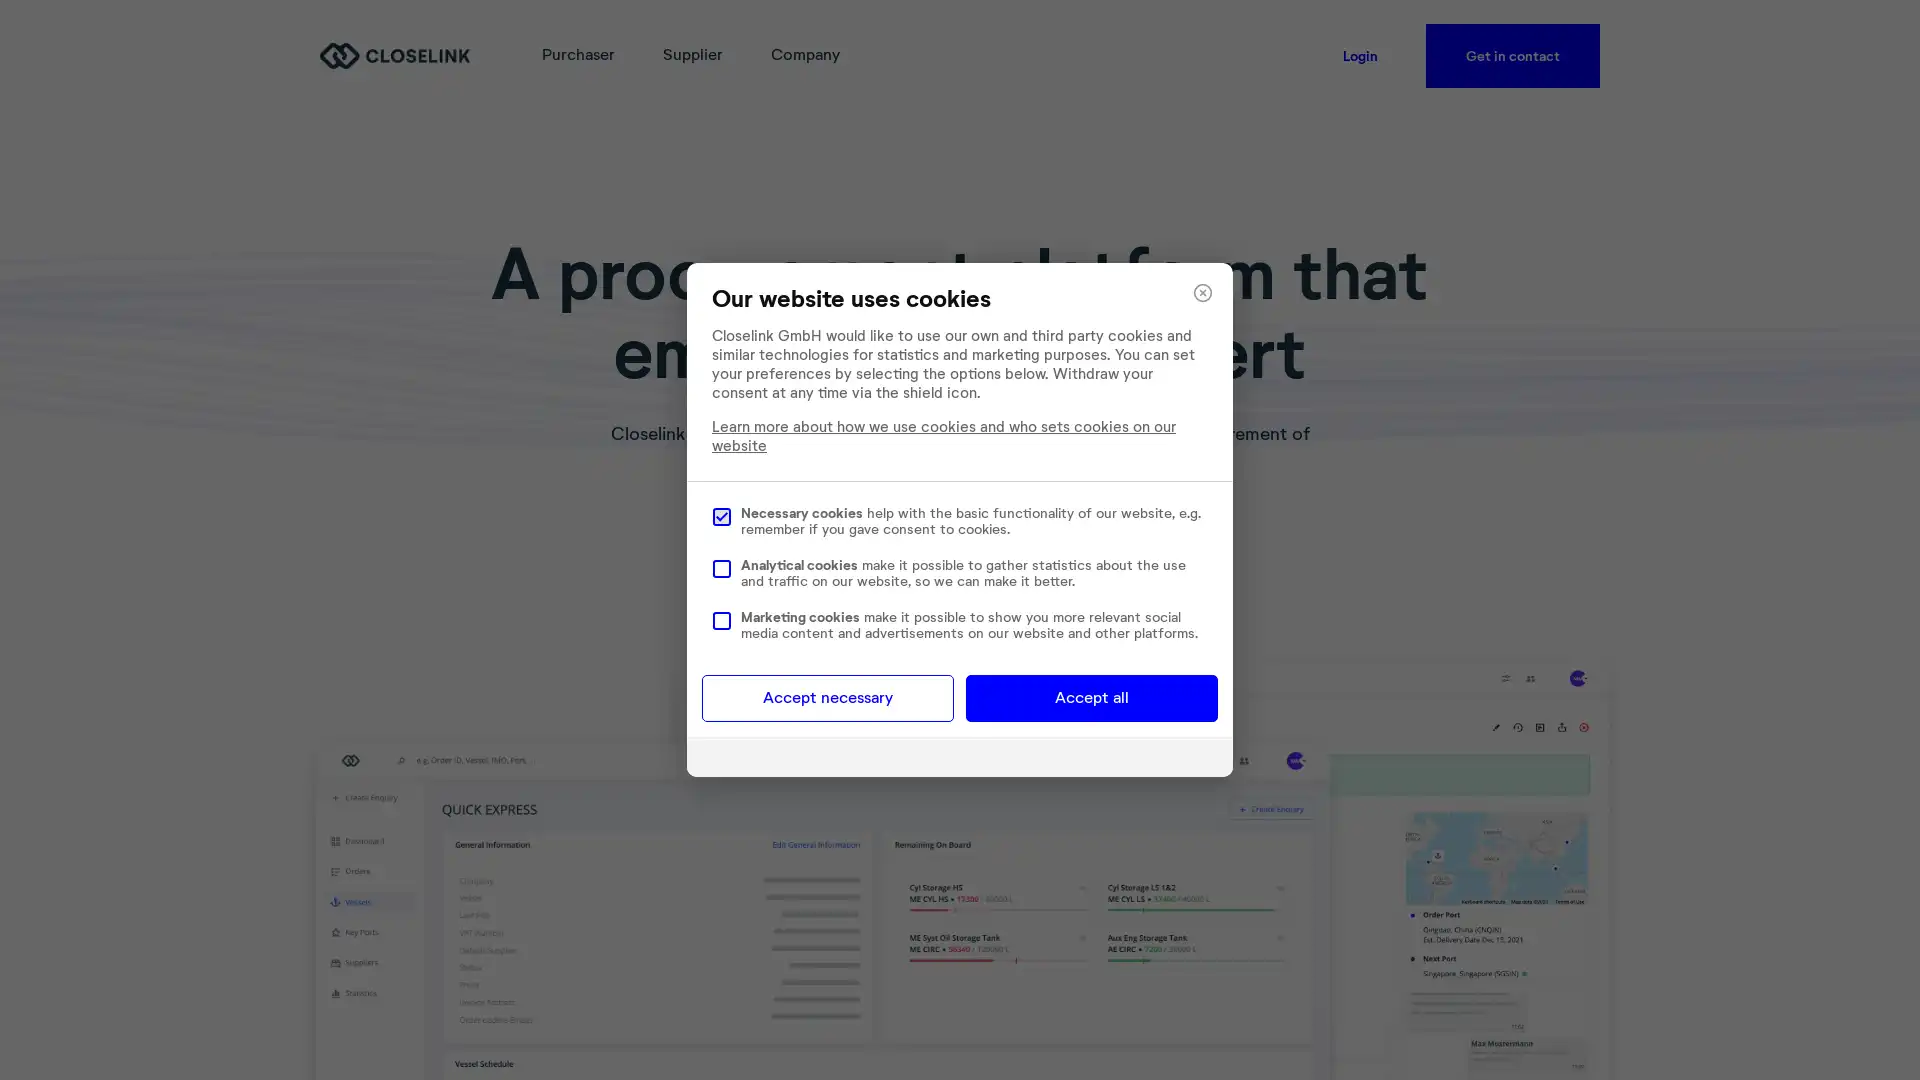 The image size is (1920, 1080). I want to click on Company, so click(805, 55).